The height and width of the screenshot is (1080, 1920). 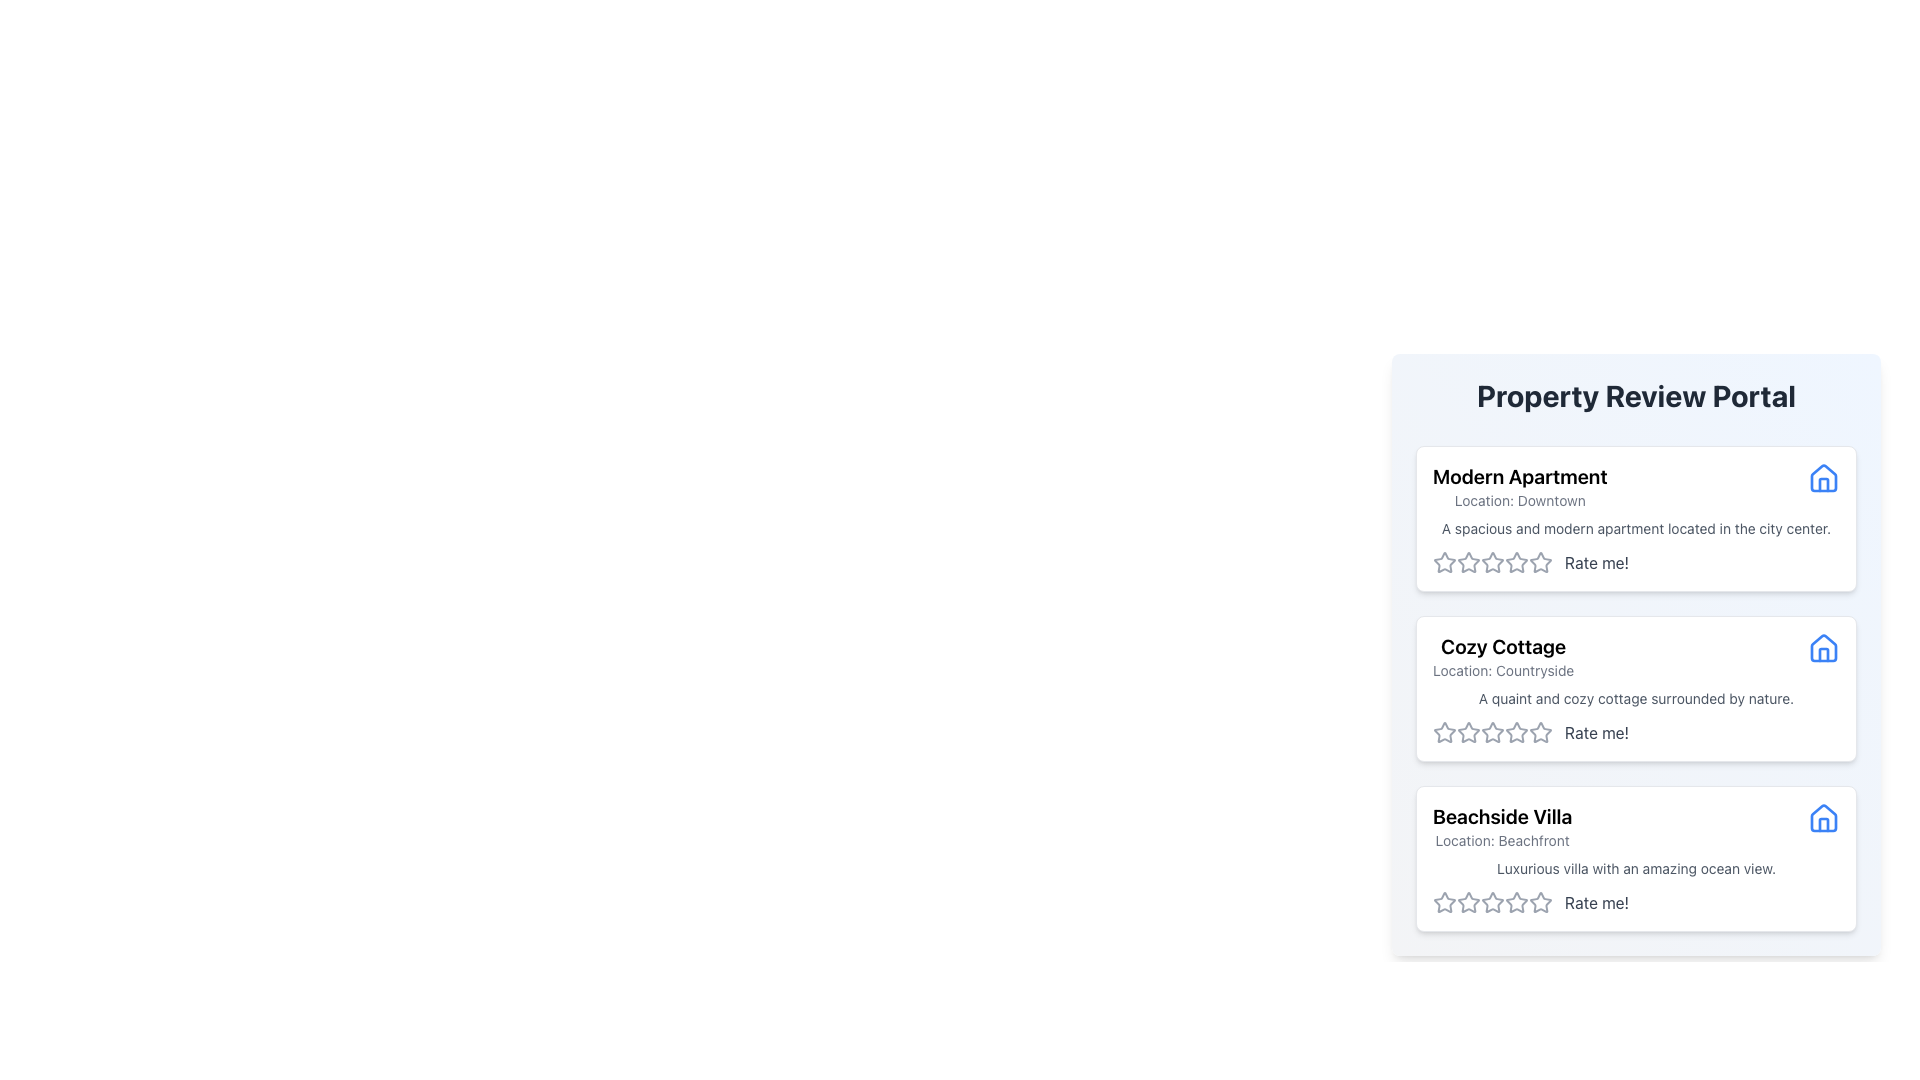 What do you see at coordinates (1596, 902) in the screenshot?
I see `the text label located to the right of the clickable star icons in the rating section of the 'Beachside Villa' property card` at bounding box center [1596, 902].